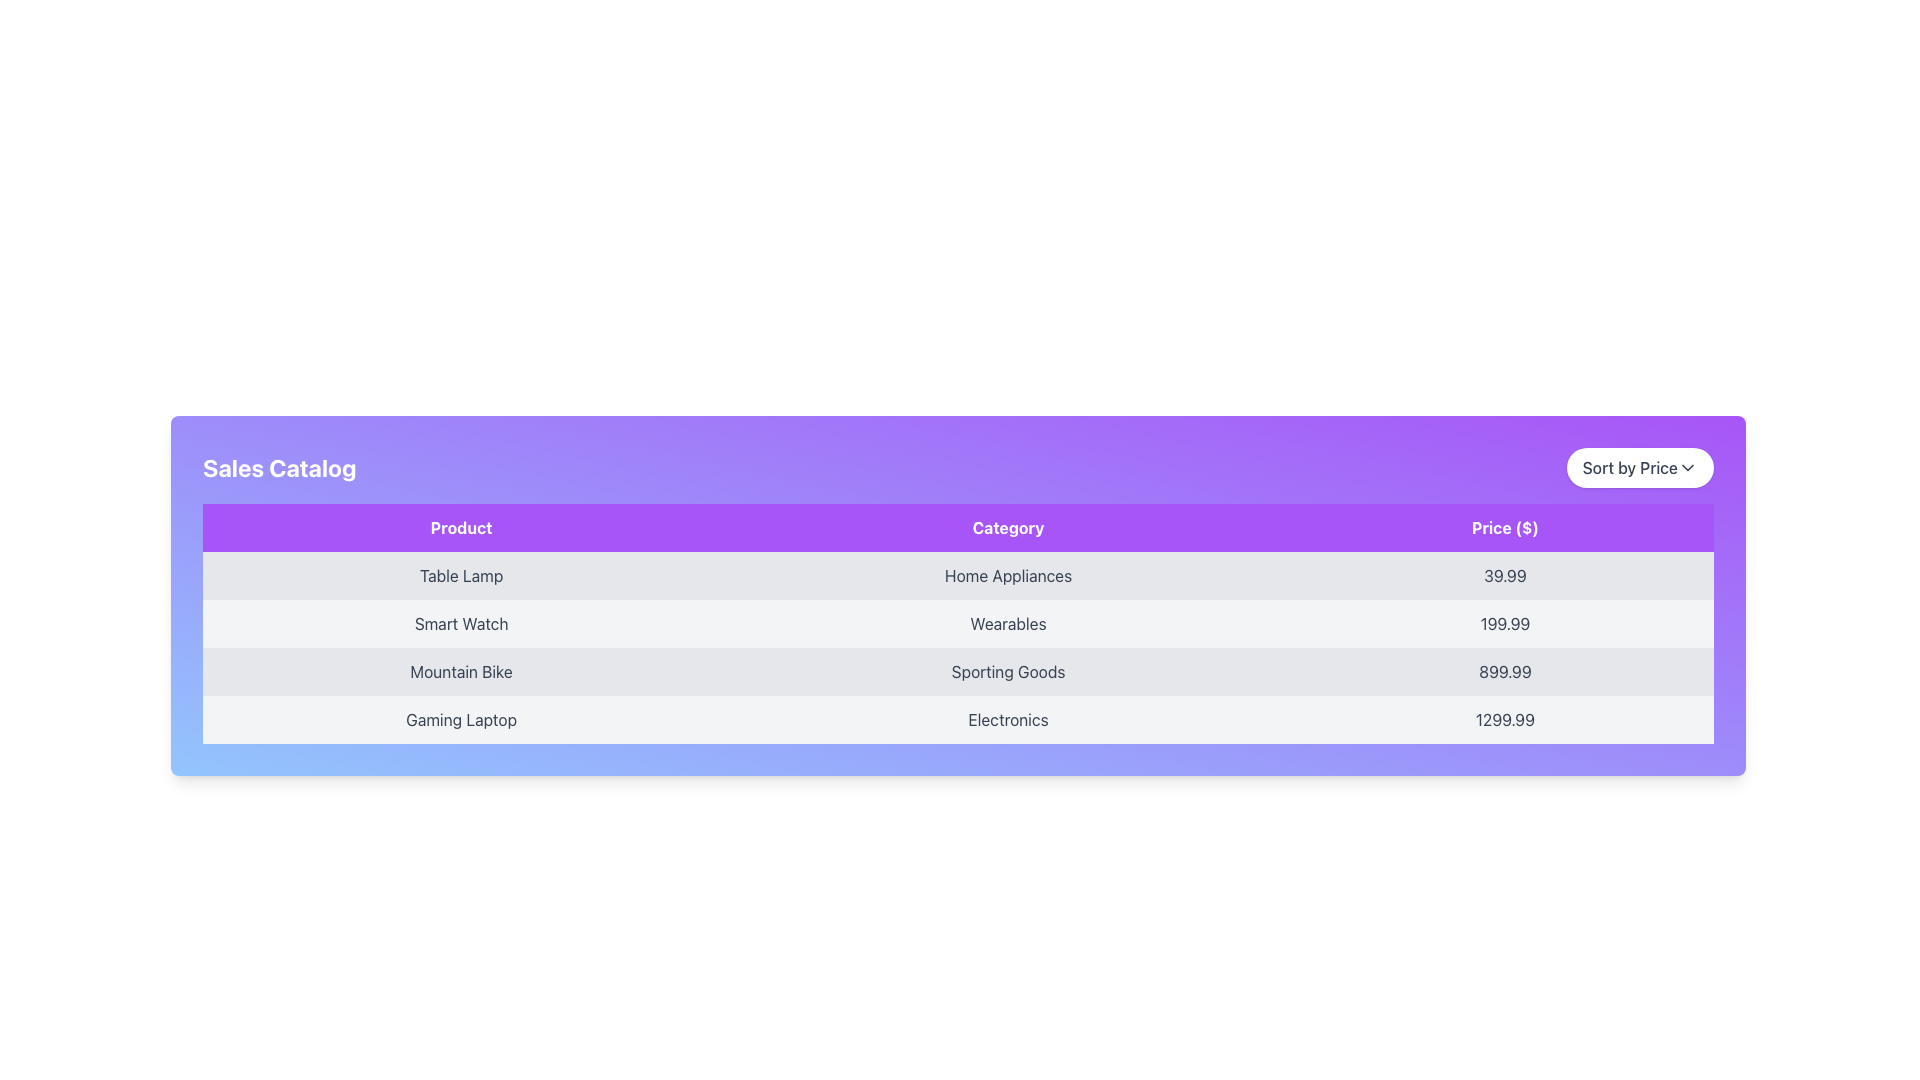  Describe the element at coordinates (1505, 623) in the screenshot. I see `the price display text for the 'Smart Watch' located in the 'Price ($)' column of the products table` at that location.